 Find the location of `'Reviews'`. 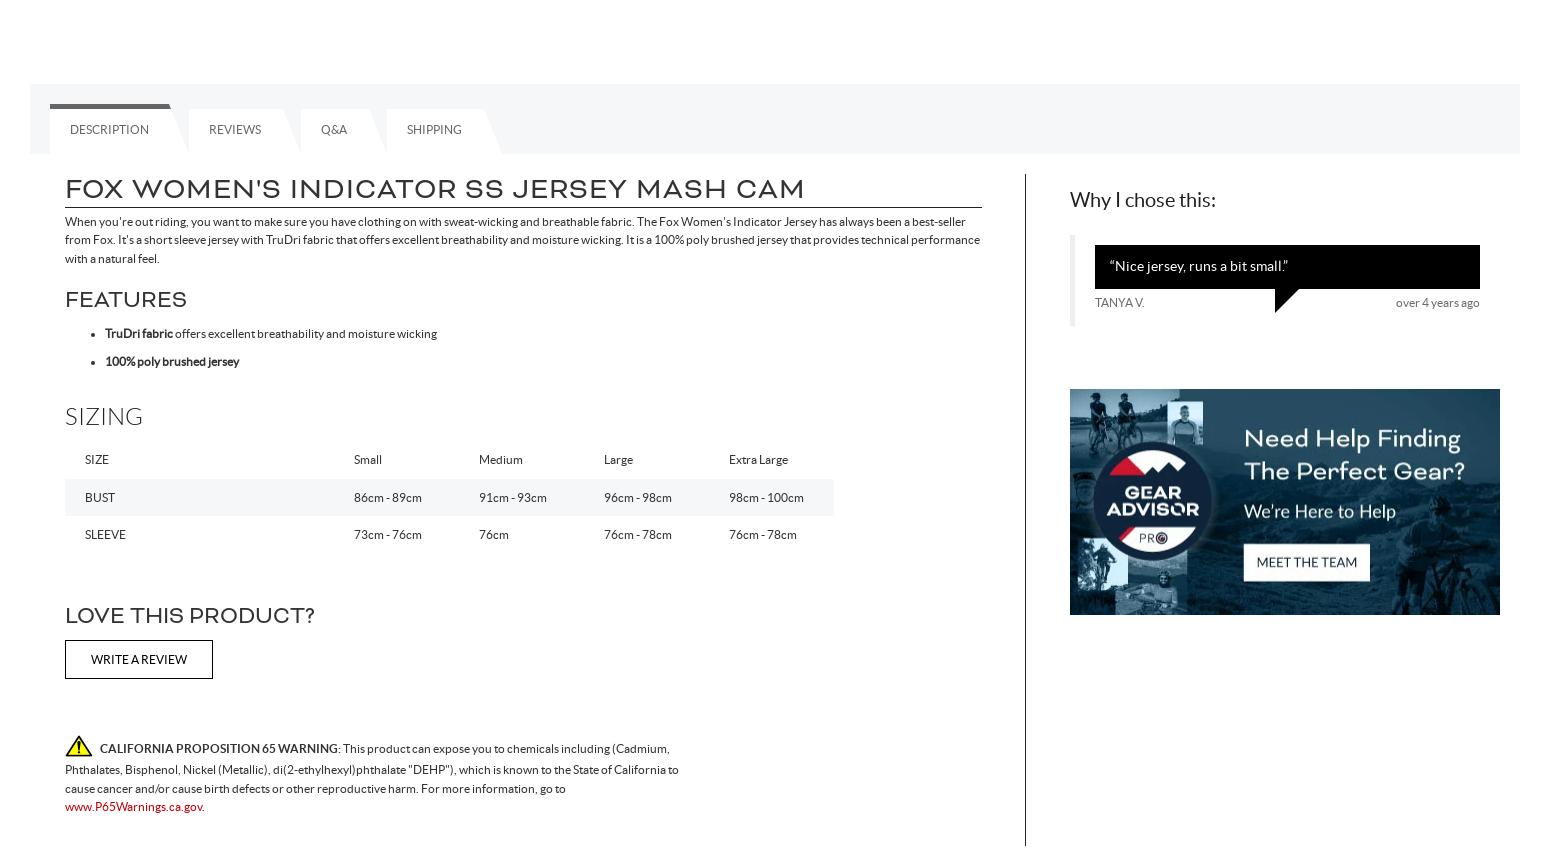

'Reviews' is located at coordinates (207, 128).